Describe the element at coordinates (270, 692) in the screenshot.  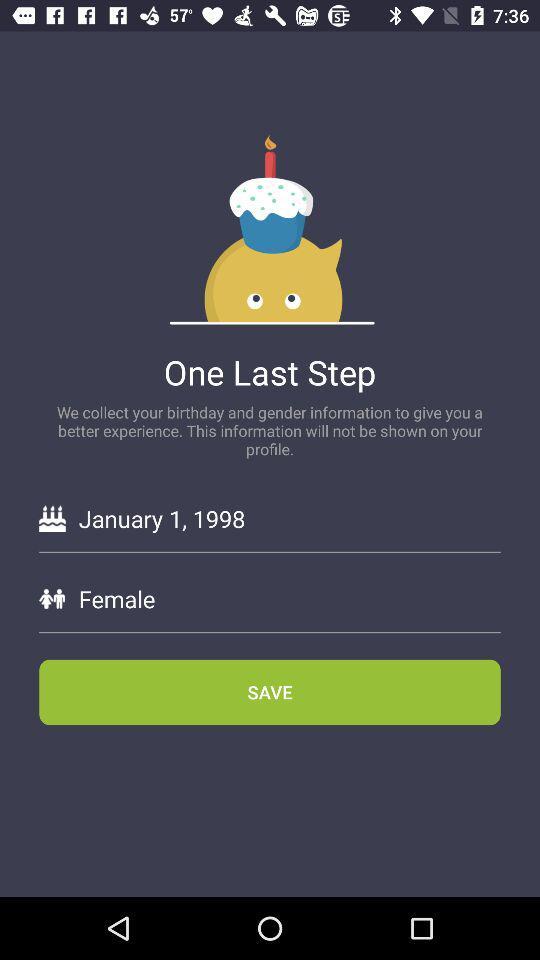
I see `the save item` at that location.